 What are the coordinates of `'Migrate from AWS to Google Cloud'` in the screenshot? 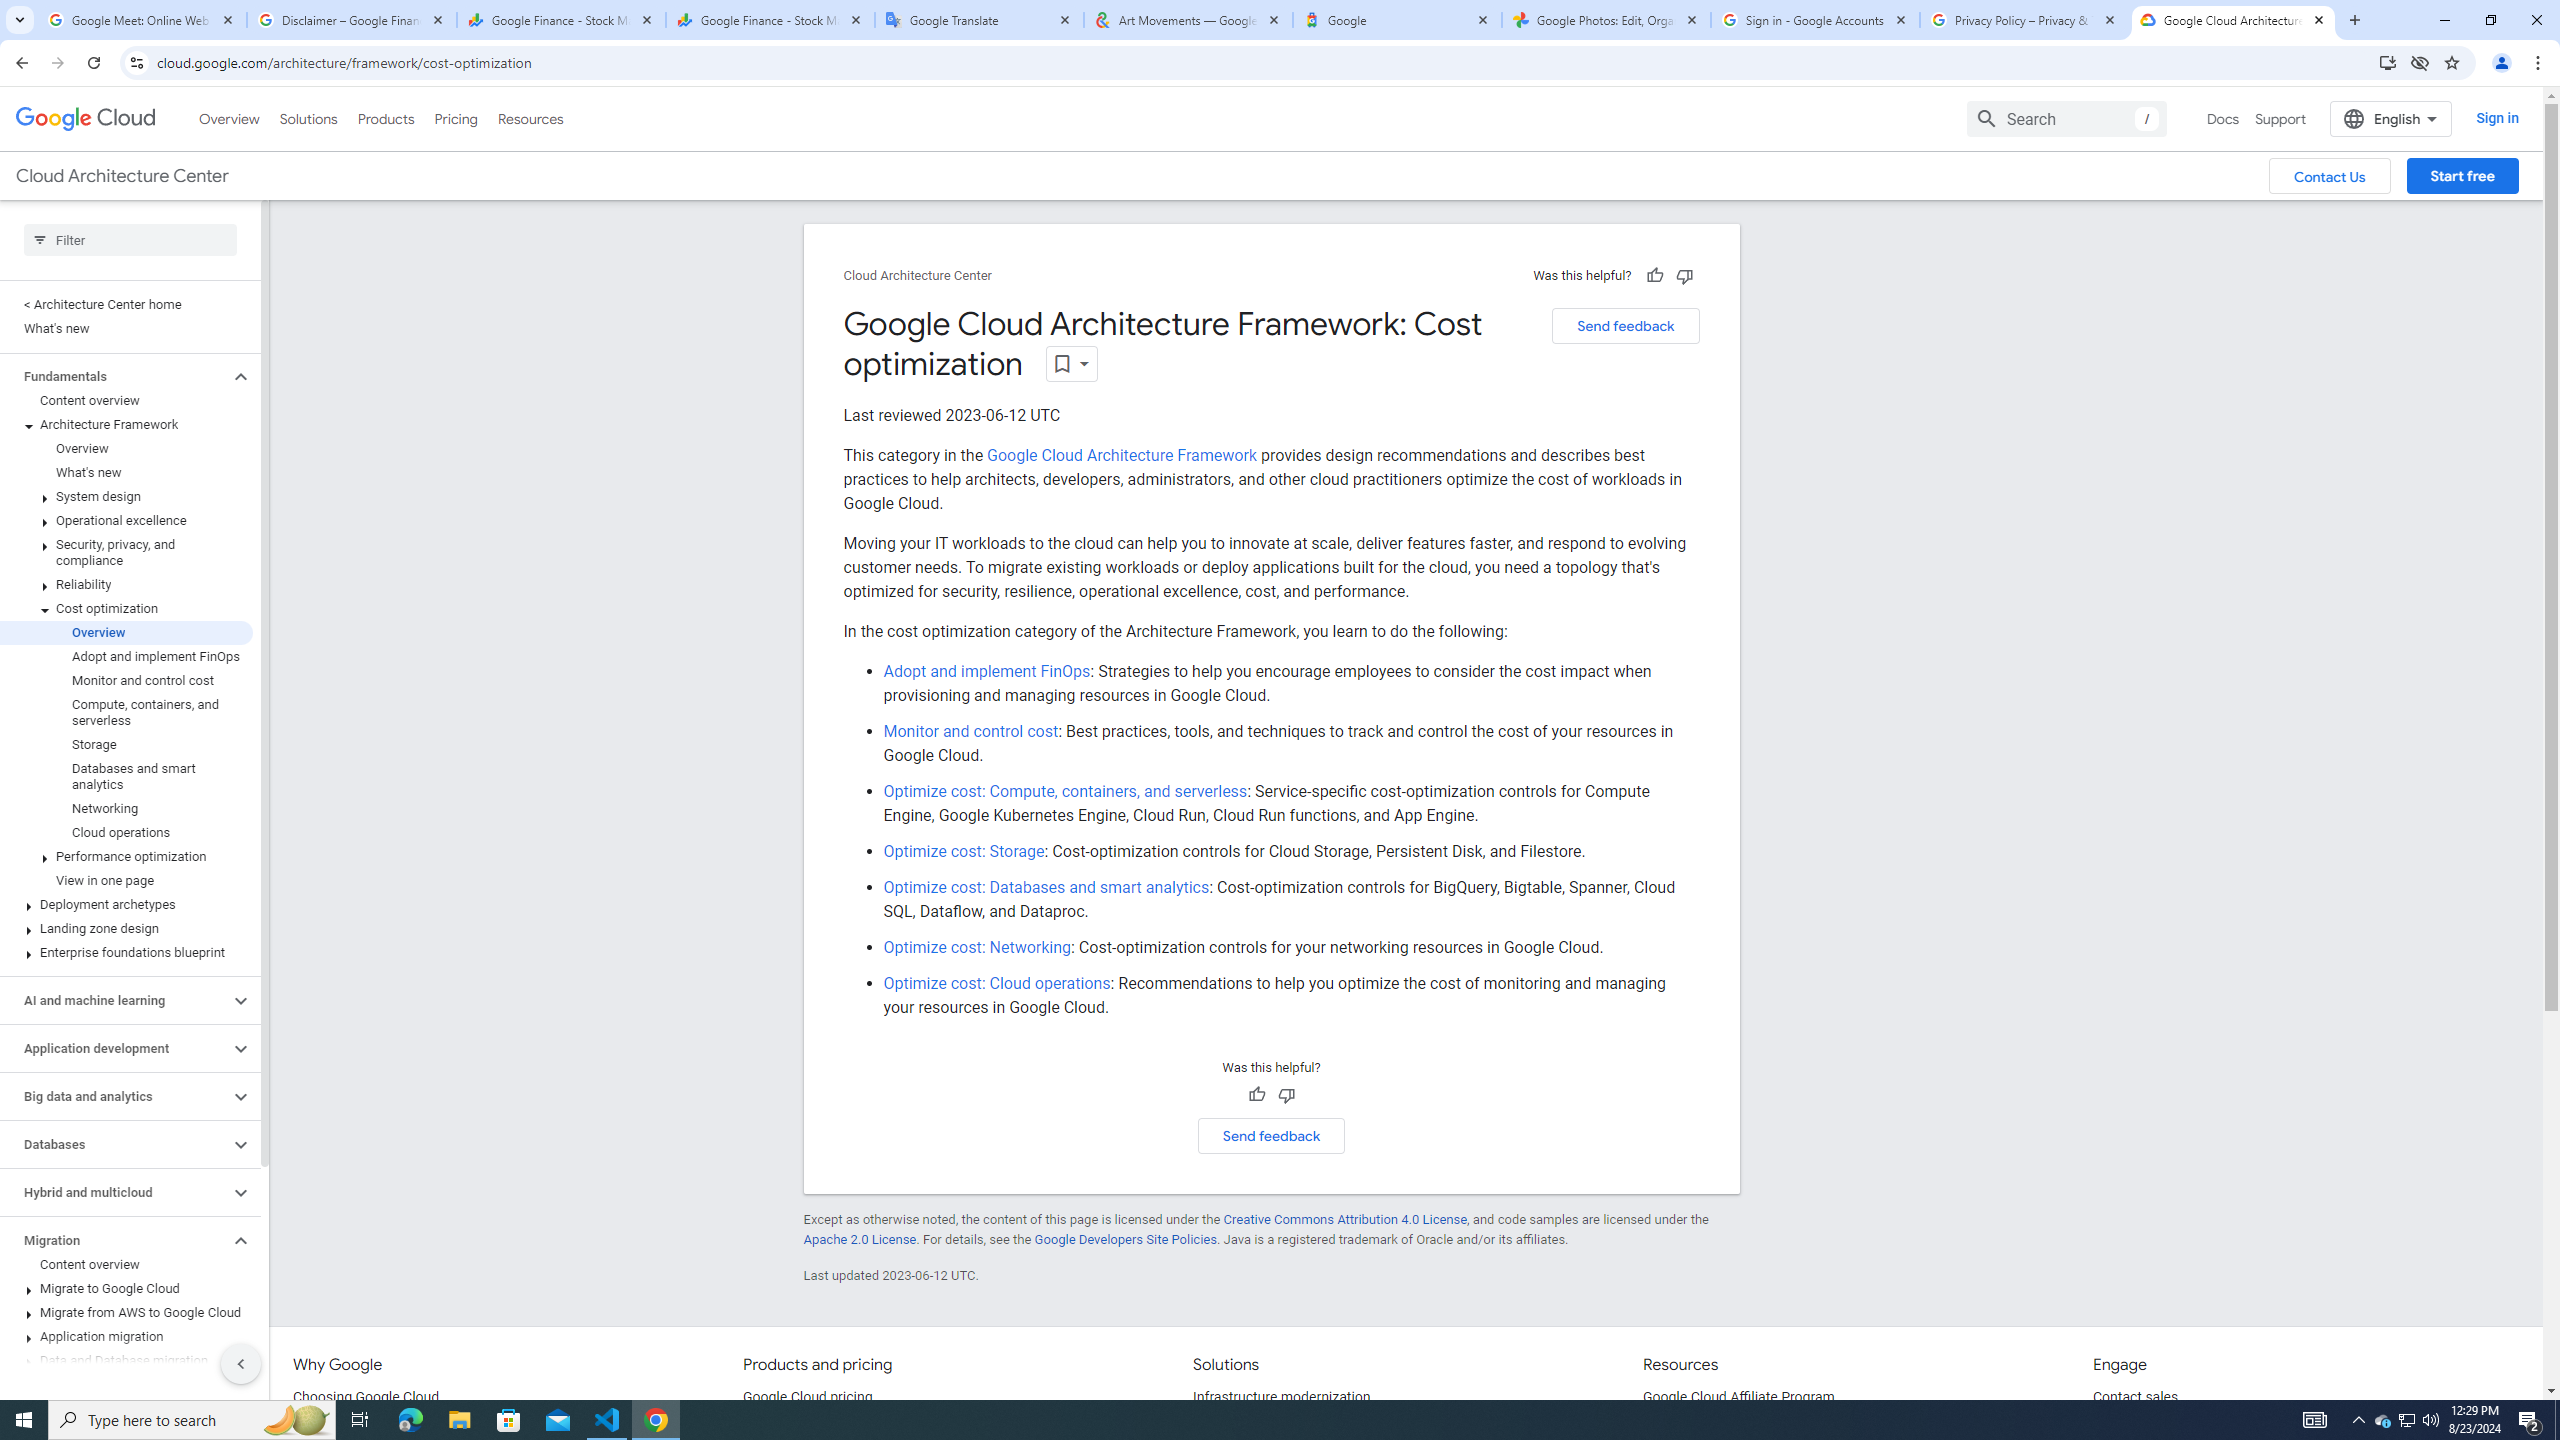 It's located at (126, 1311).